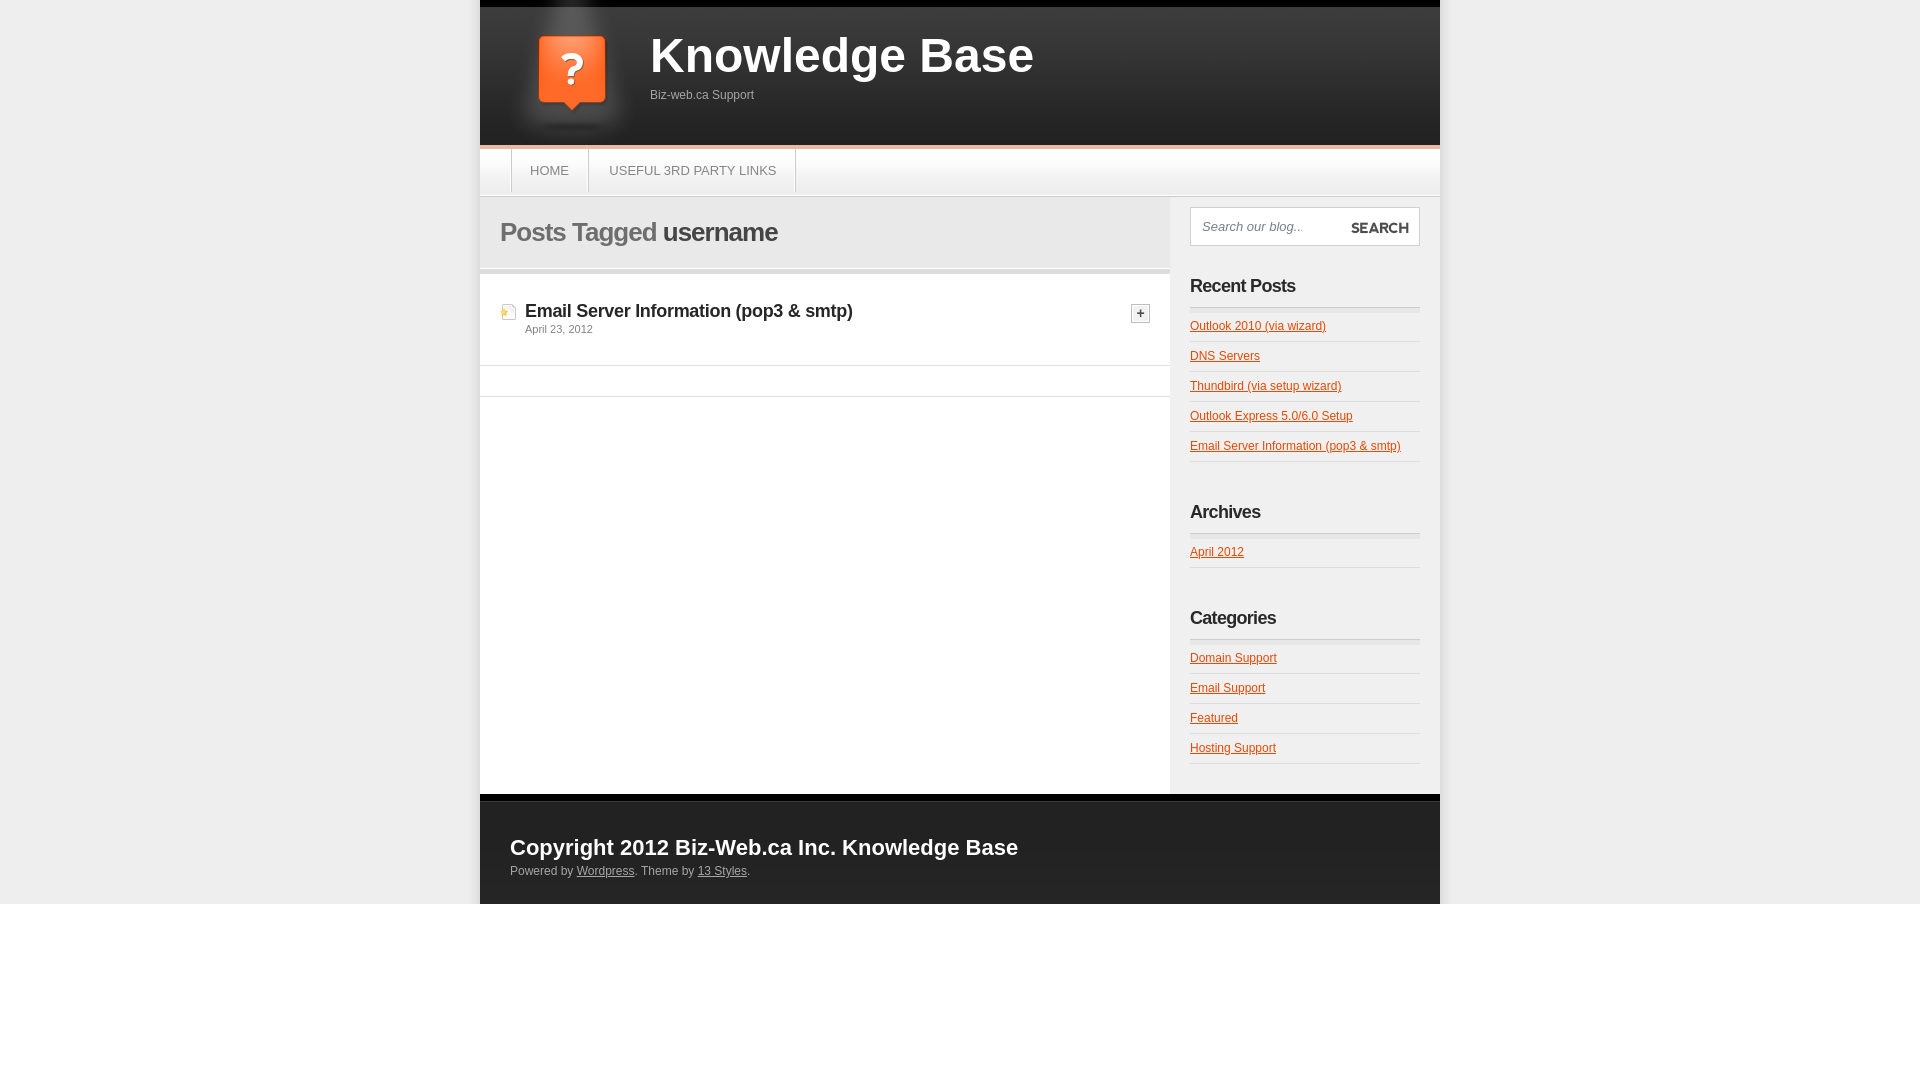 The width and height of the screenshot is (1920, 1080). What do you see at coordinates (1131, 313) in the screenshot?
I see `'+'` at bounding box center [1131, 313].